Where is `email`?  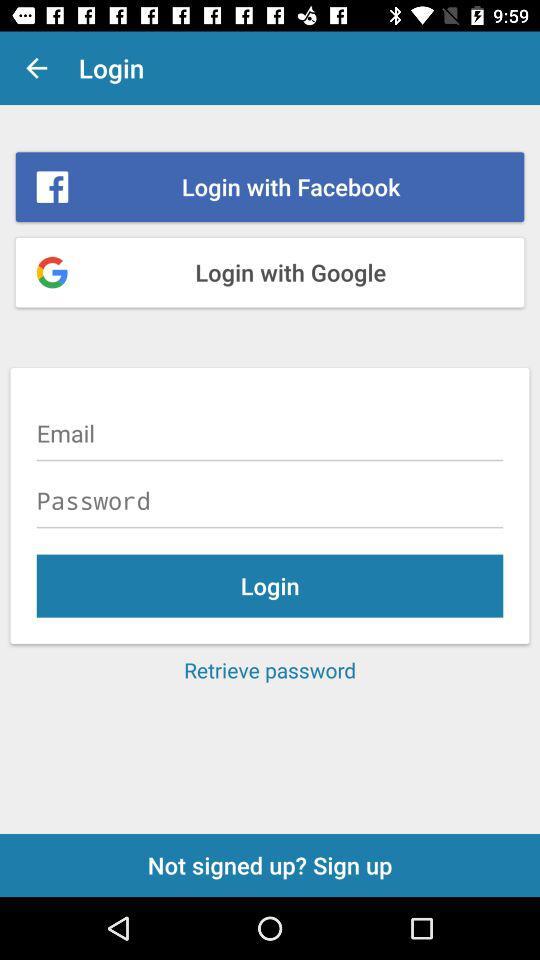
email is located at coordinates (270, 433).